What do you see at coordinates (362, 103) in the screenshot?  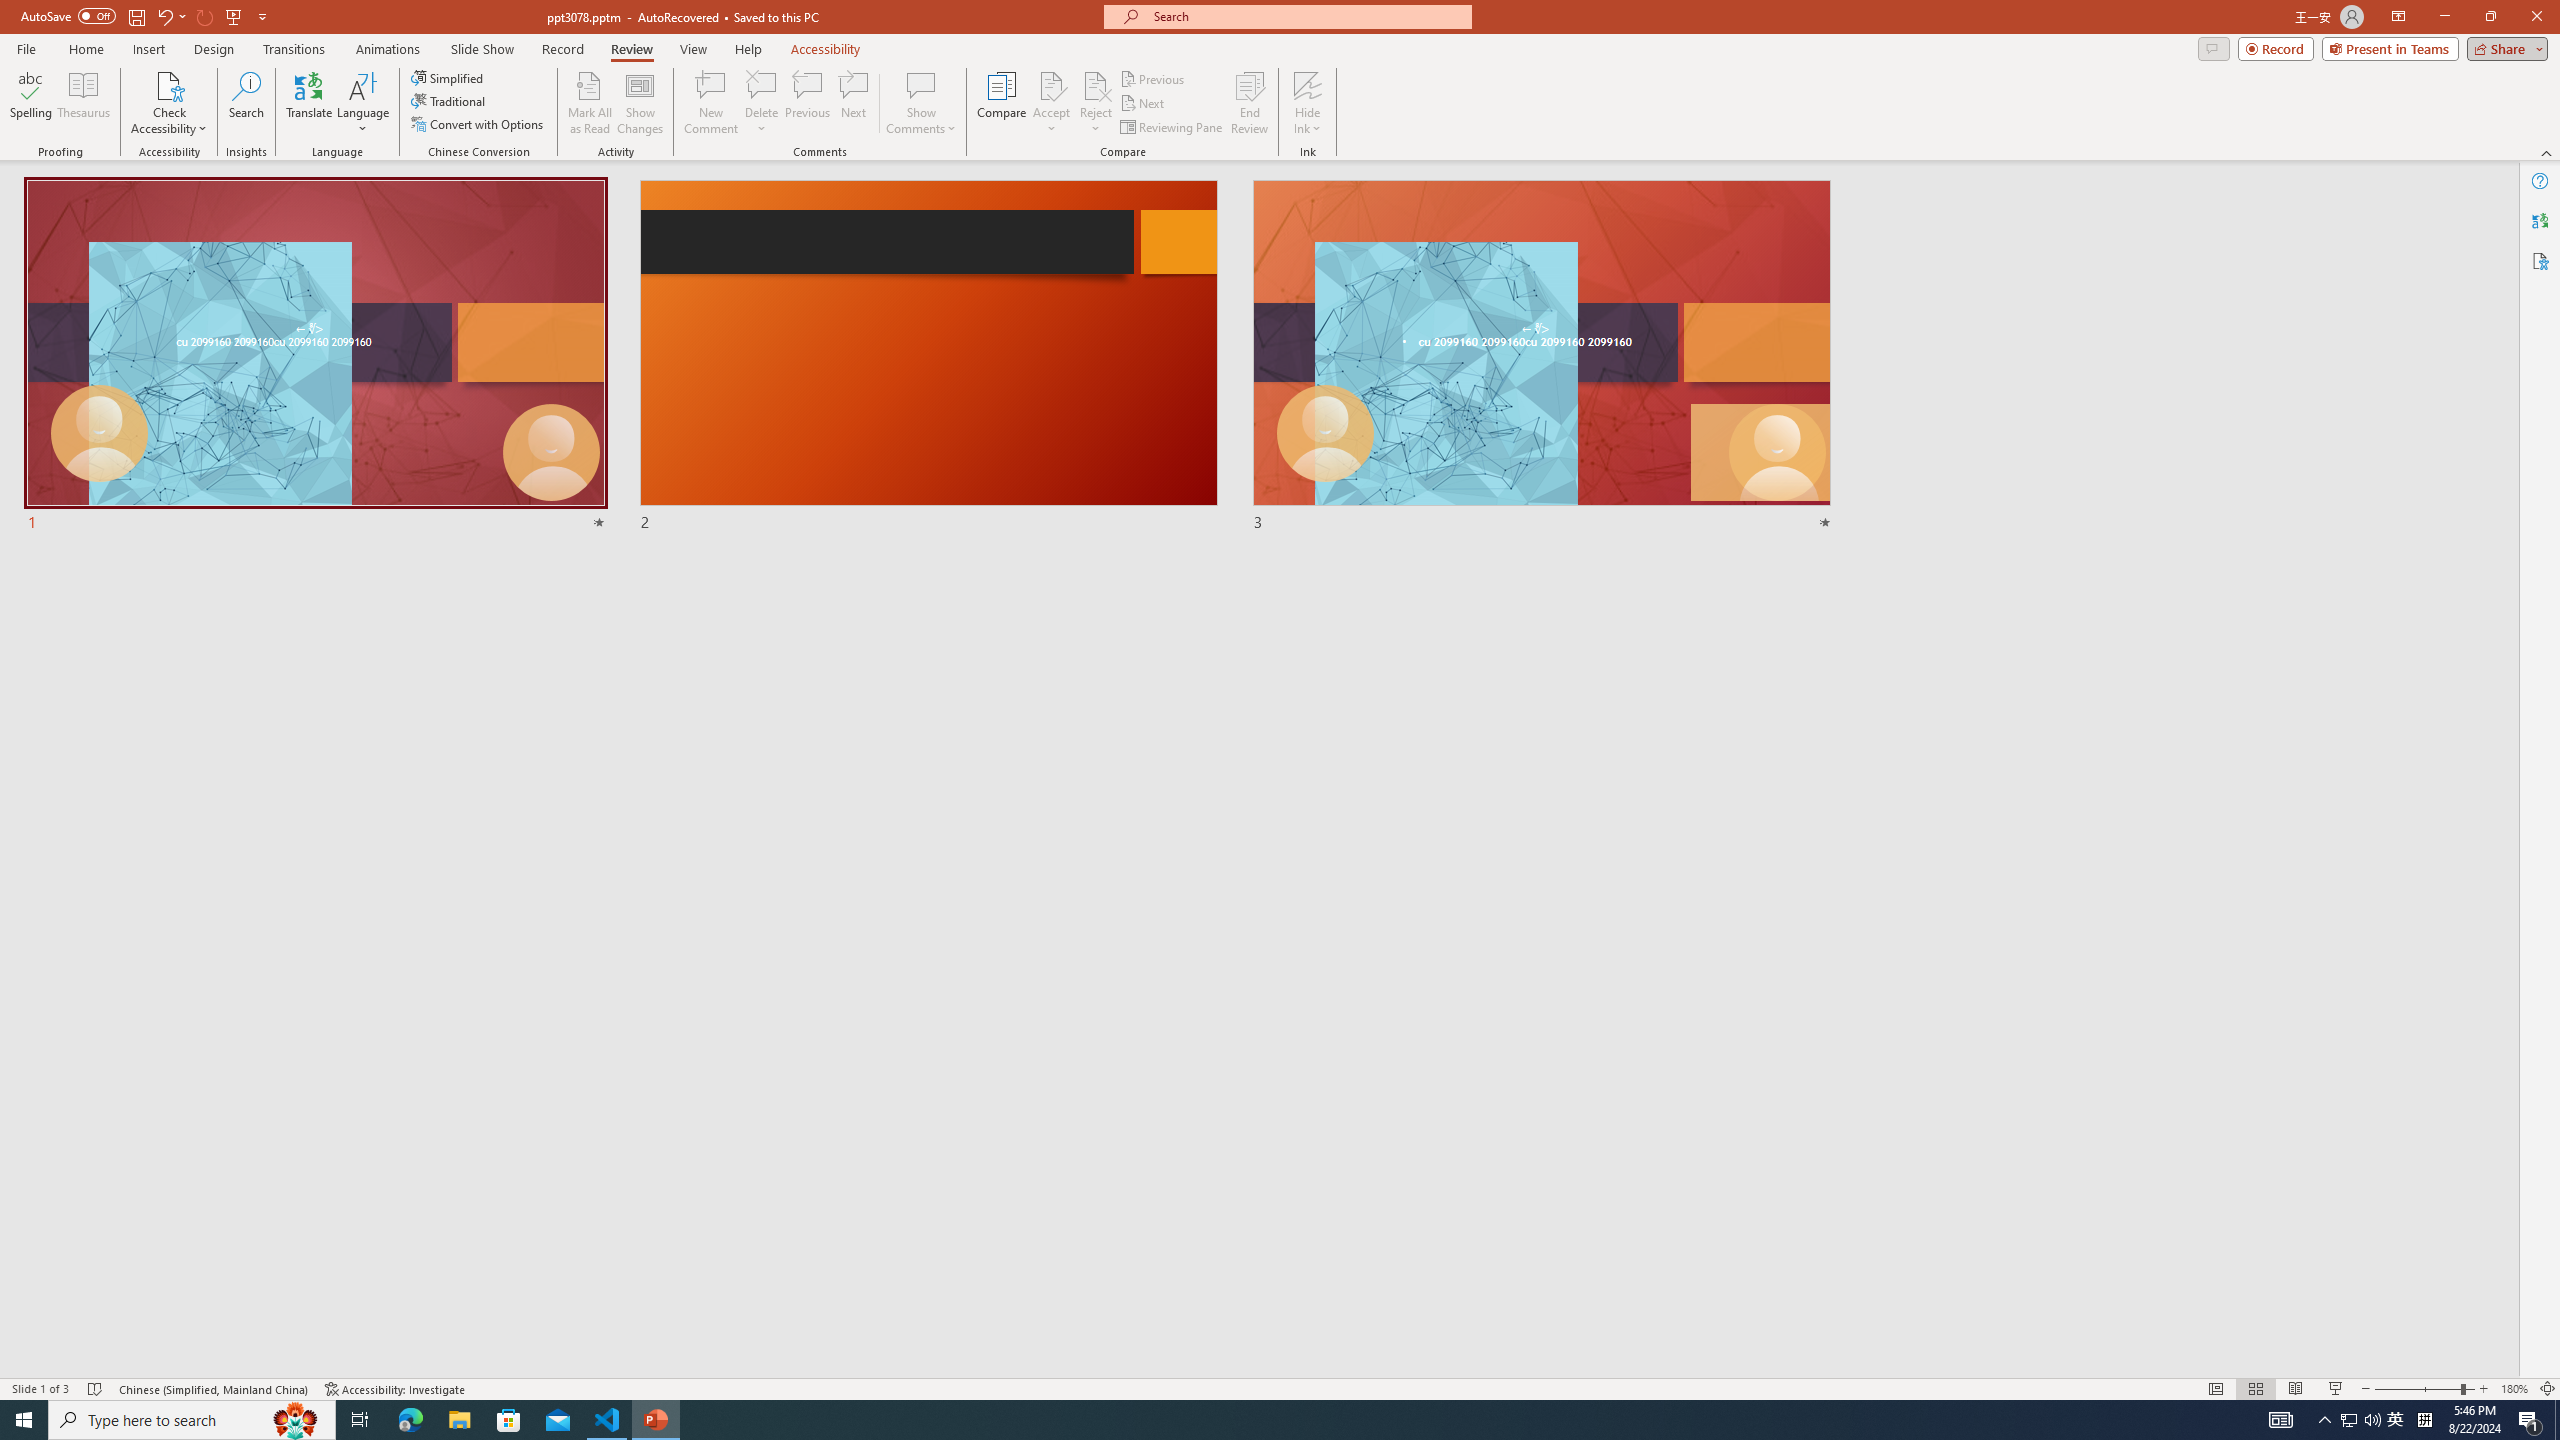 I see `'Language'` at bounding box center [362, 103].